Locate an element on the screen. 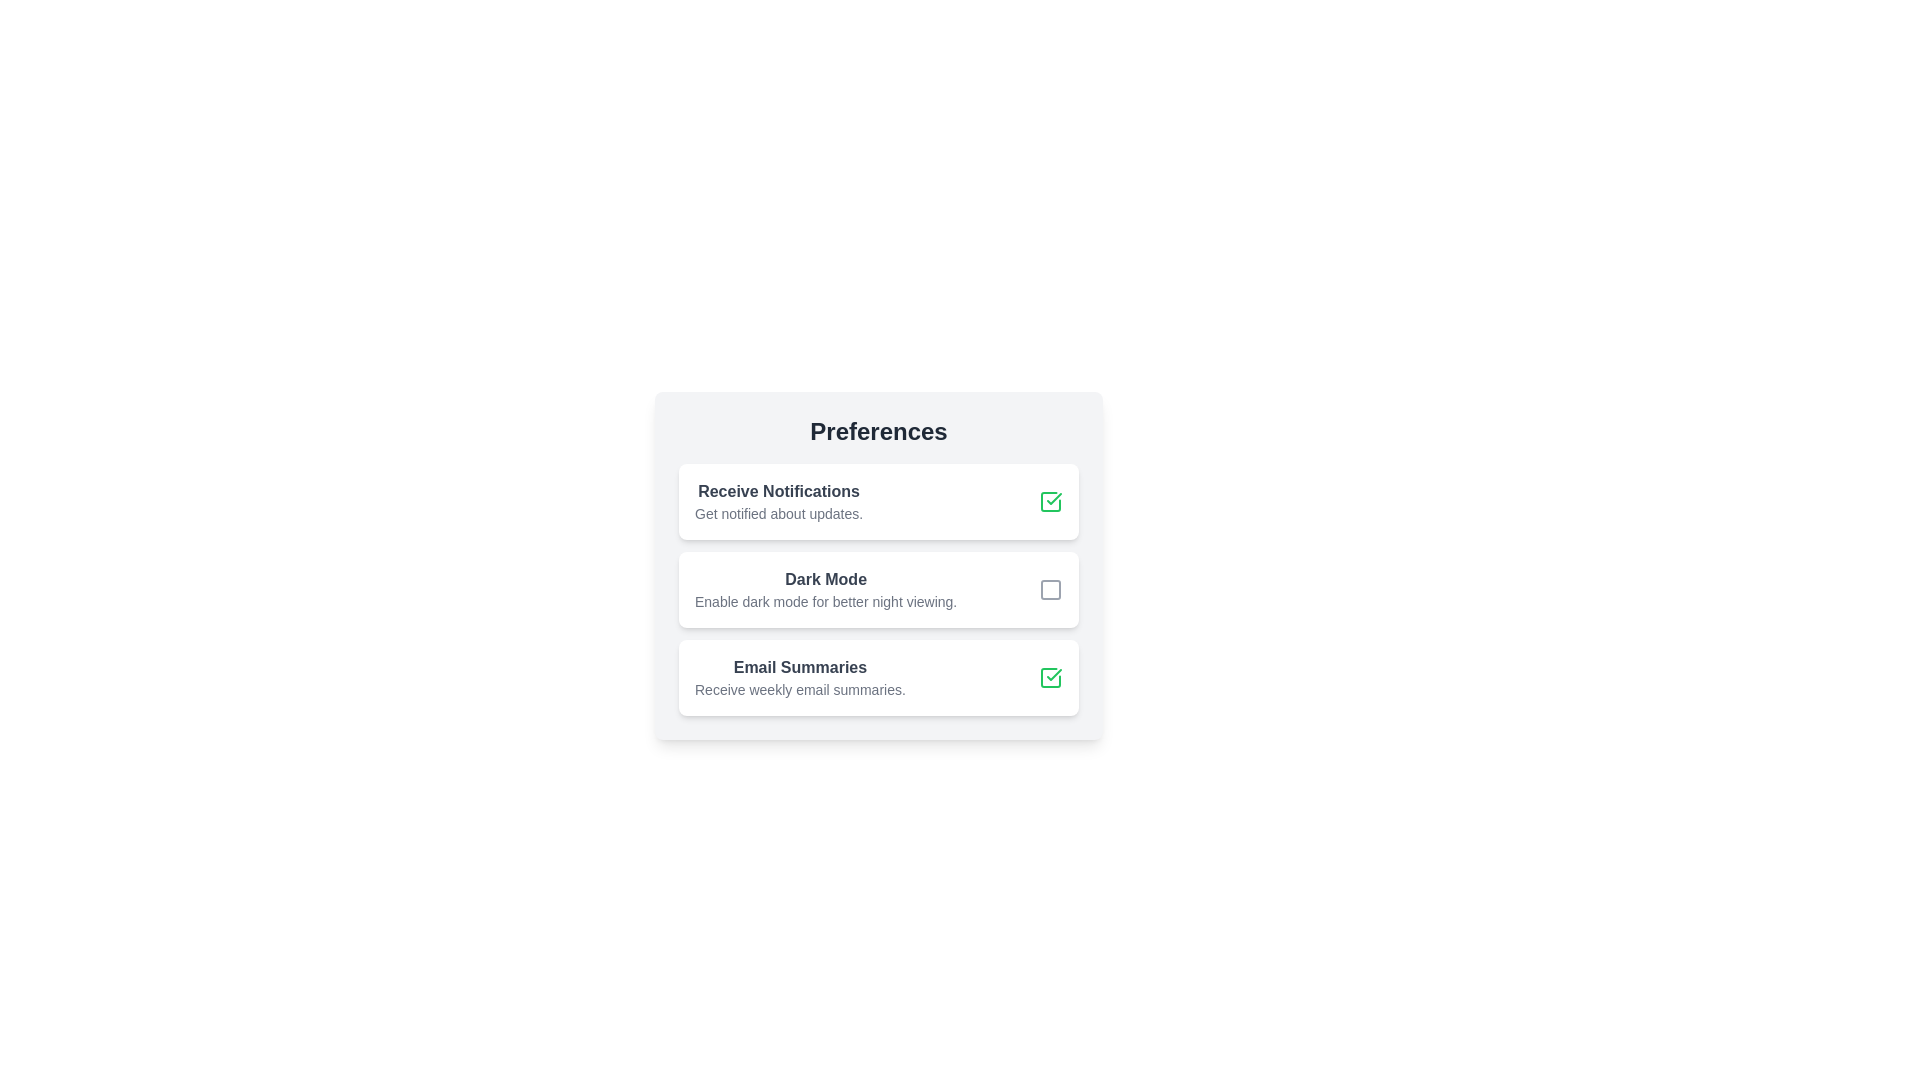 Image resolution: width=1920 pixels, height=1080 pixels. the checkbox with a green border and green checkmark located on the right side of the 'Receive Notifications' section is located at coordinates (1050, 500).